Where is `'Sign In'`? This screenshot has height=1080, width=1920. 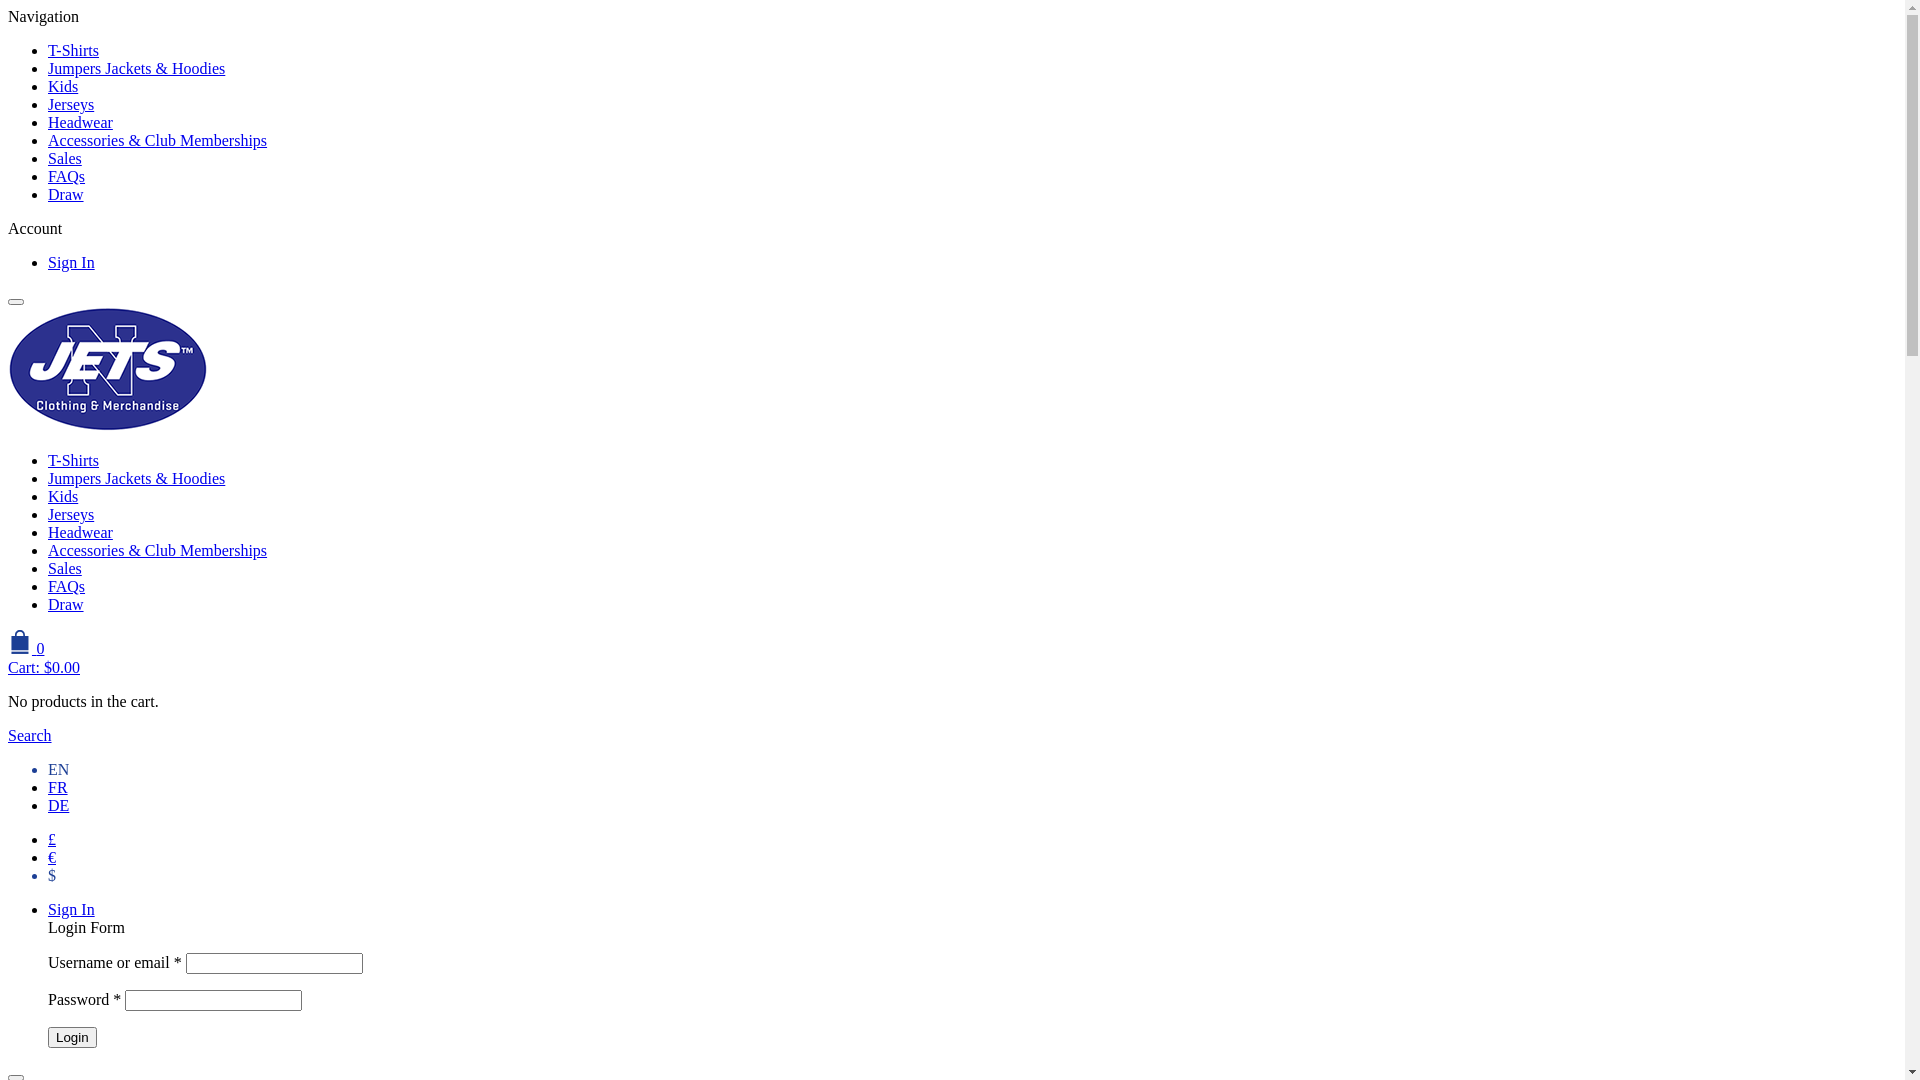
'Sign In' is located at coordinates (71, 261).